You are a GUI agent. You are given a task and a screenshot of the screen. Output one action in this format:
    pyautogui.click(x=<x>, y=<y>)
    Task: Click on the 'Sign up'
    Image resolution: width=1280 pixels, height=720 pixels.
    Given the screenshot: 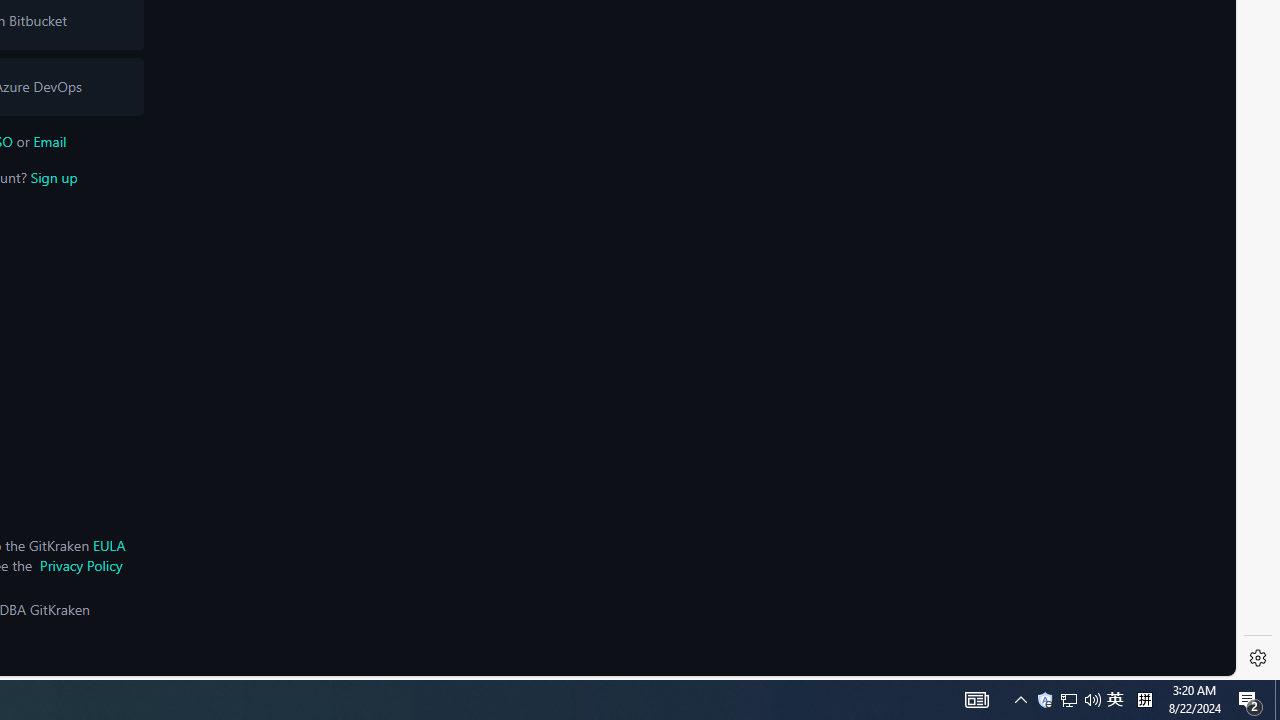 What is the action you would take?
    pyautogui.click(x=53, y=176)
    